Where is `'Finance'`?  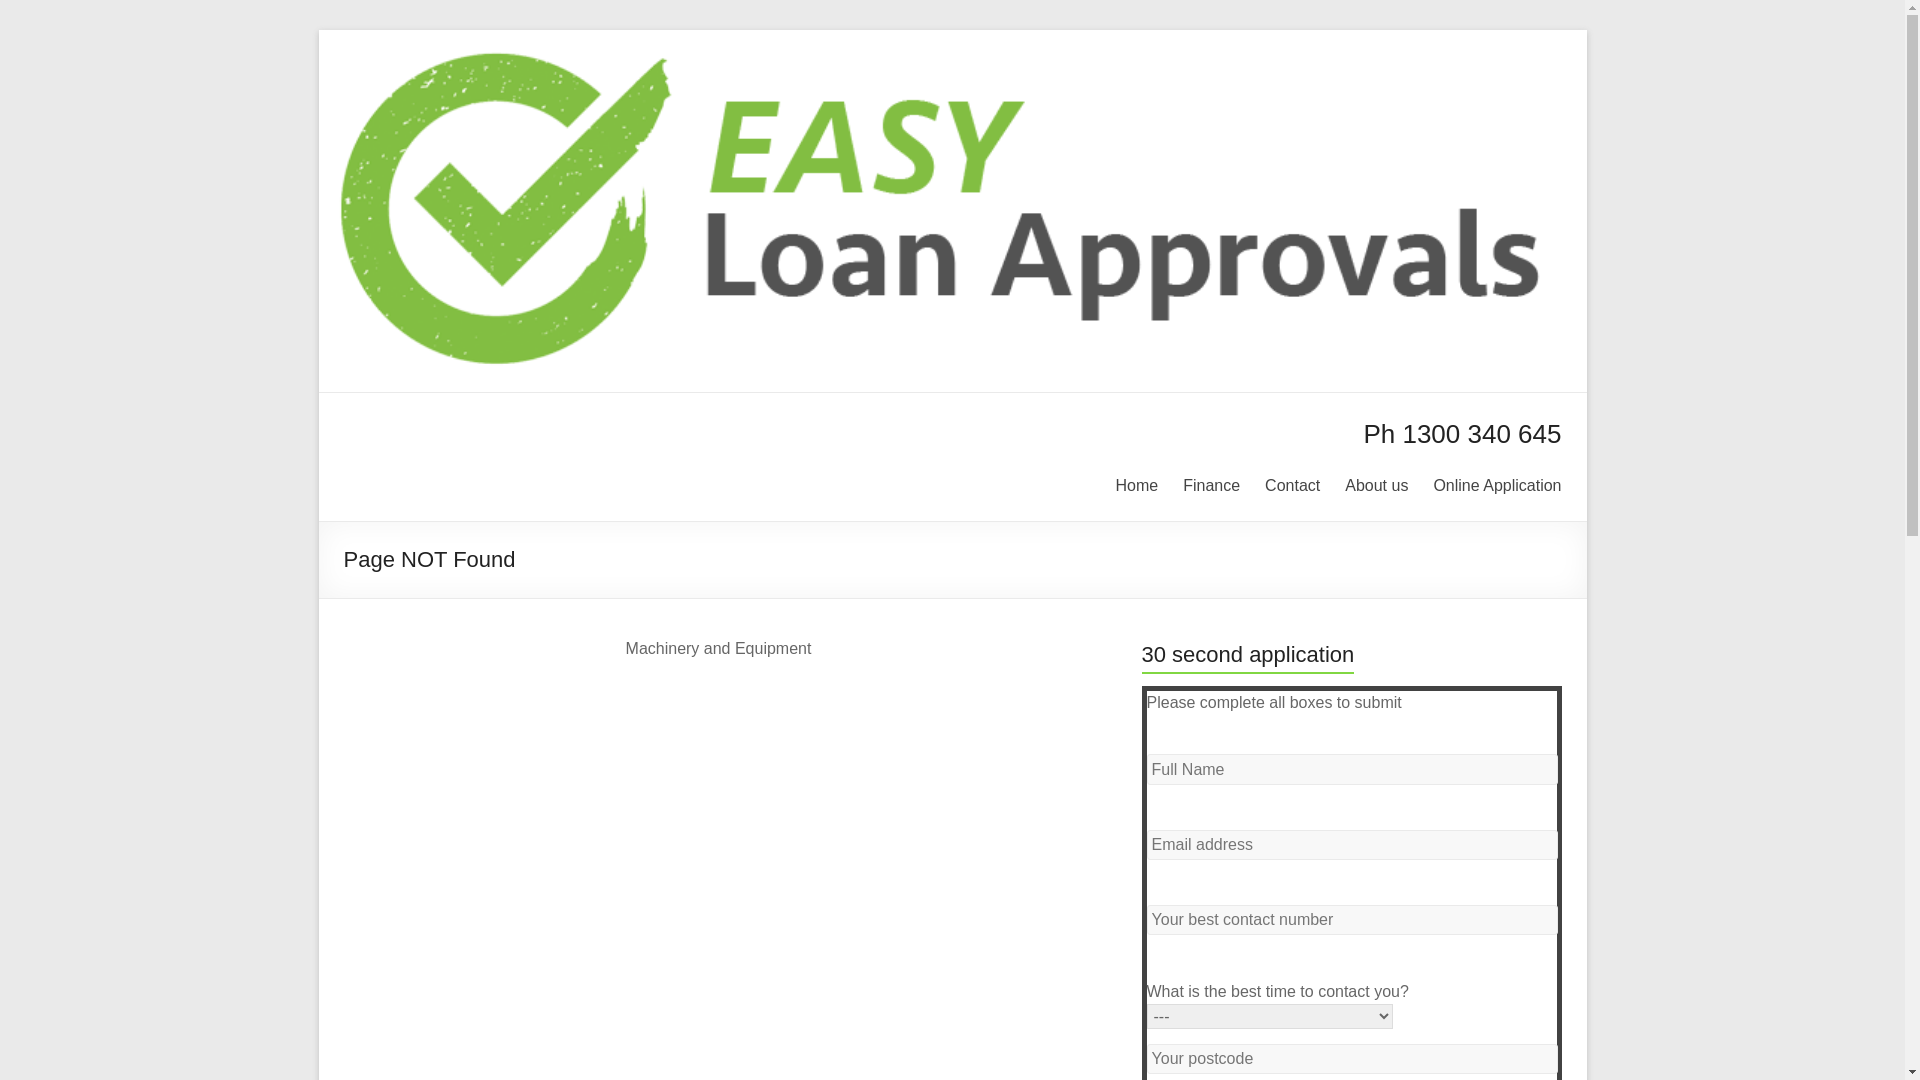 'Finance' is located at coordinates (1210, 482).